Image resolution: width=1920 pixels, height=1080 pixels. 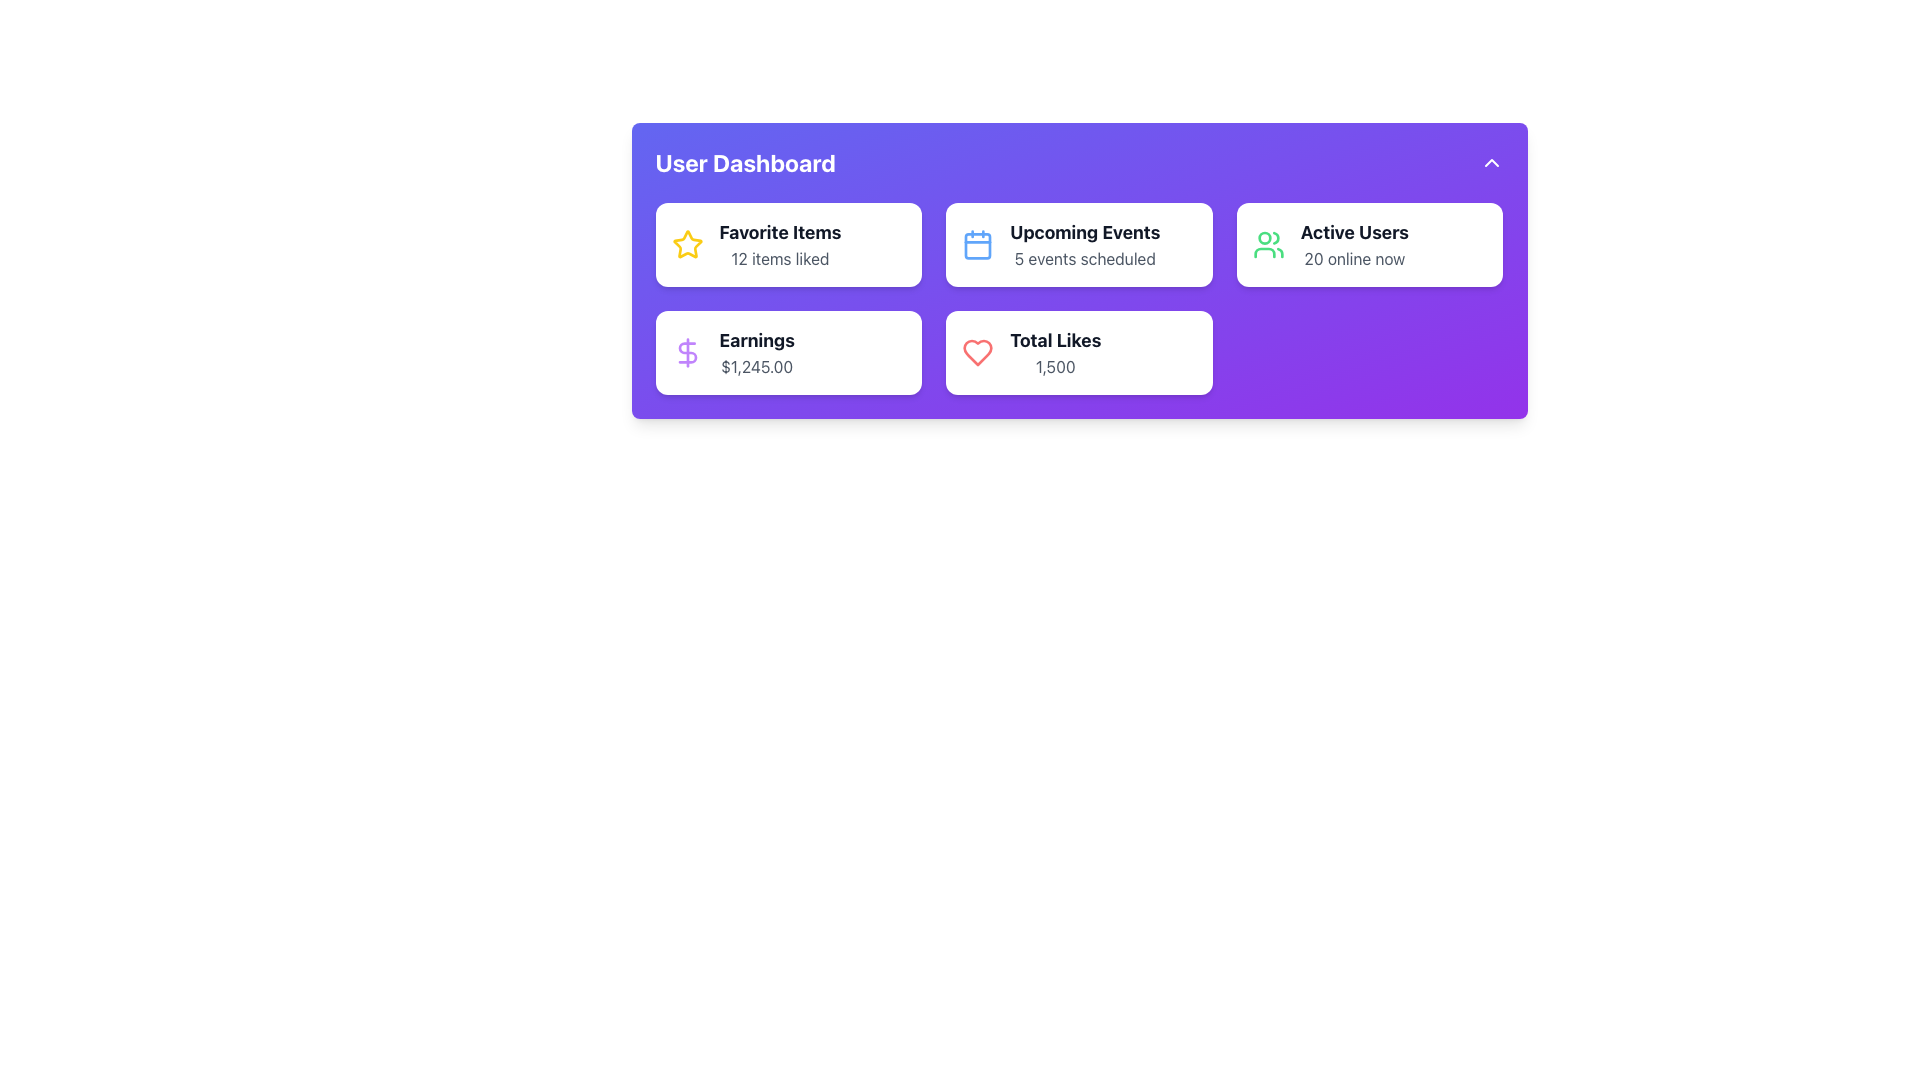 What do you see at coordinates (779, 231) in the screenshot?
I see `the 'Favorite Items' text label, which is styled in bold and large font and serves as a heading in the top-left corner of the User Dashboard` at bounding box center [779, 231].